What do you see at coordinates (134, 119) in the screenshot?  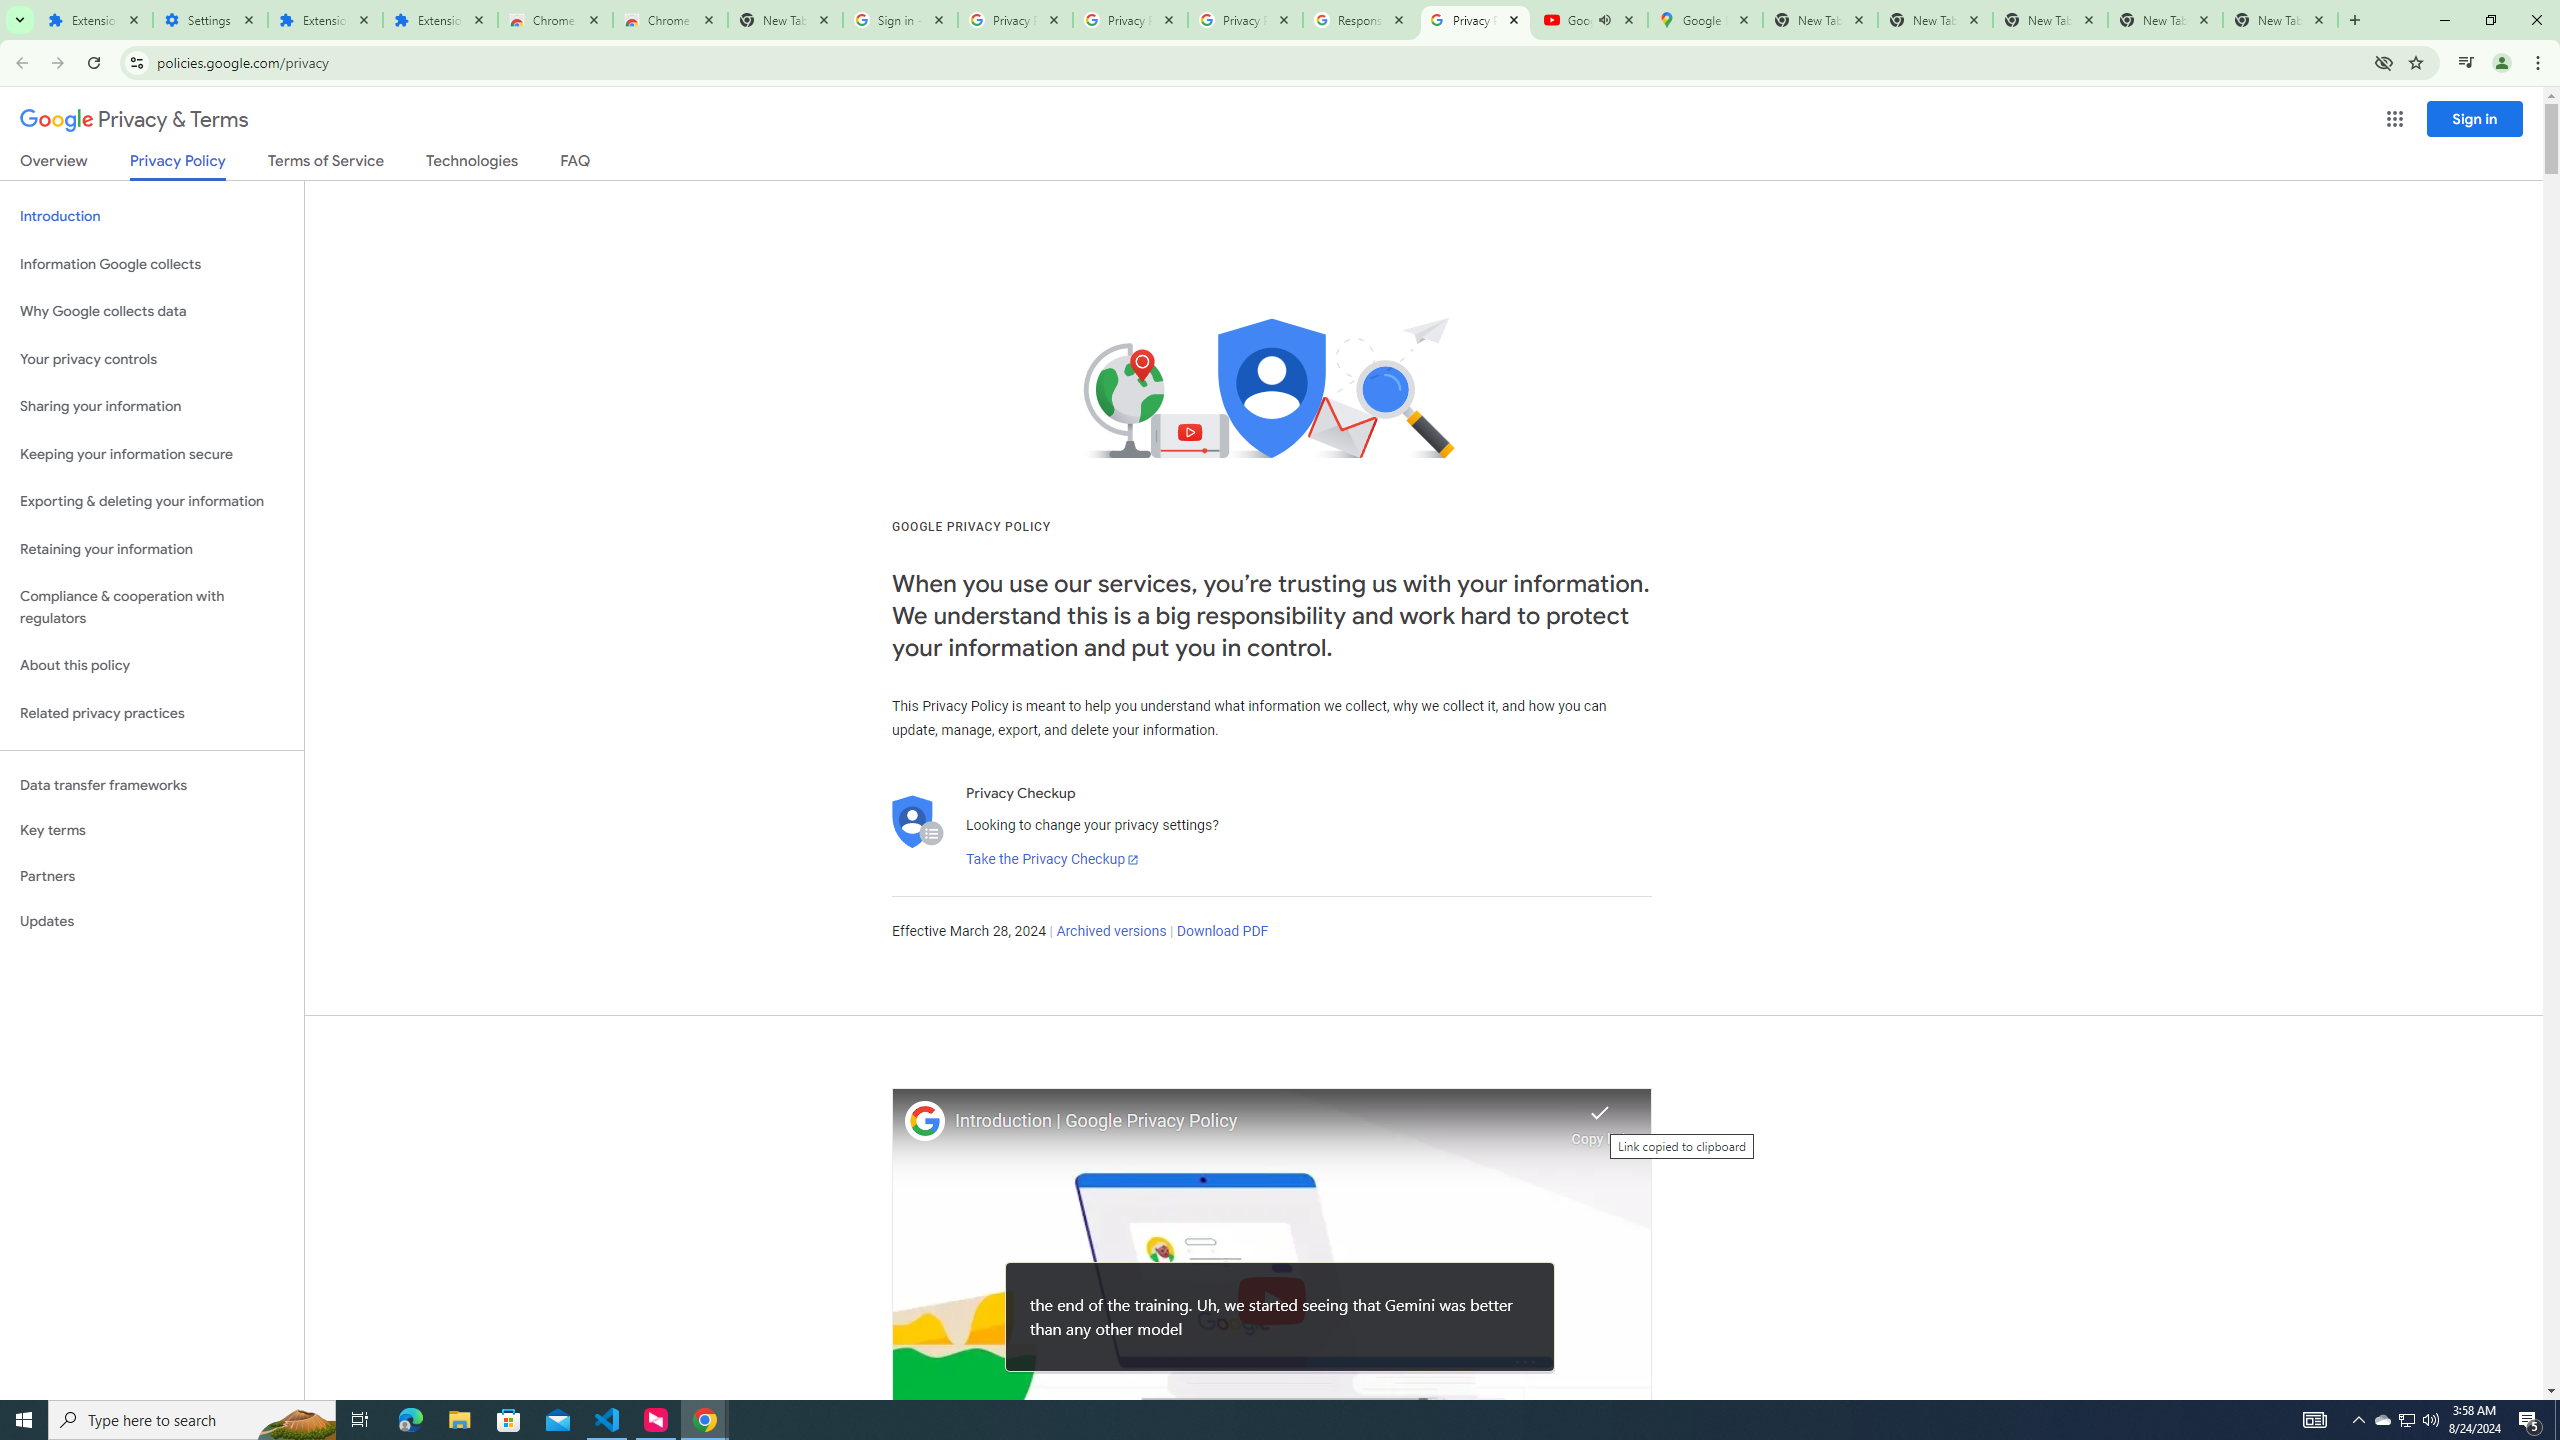 I see `'Privacy & Terms'` at bounding box center [134, 119].